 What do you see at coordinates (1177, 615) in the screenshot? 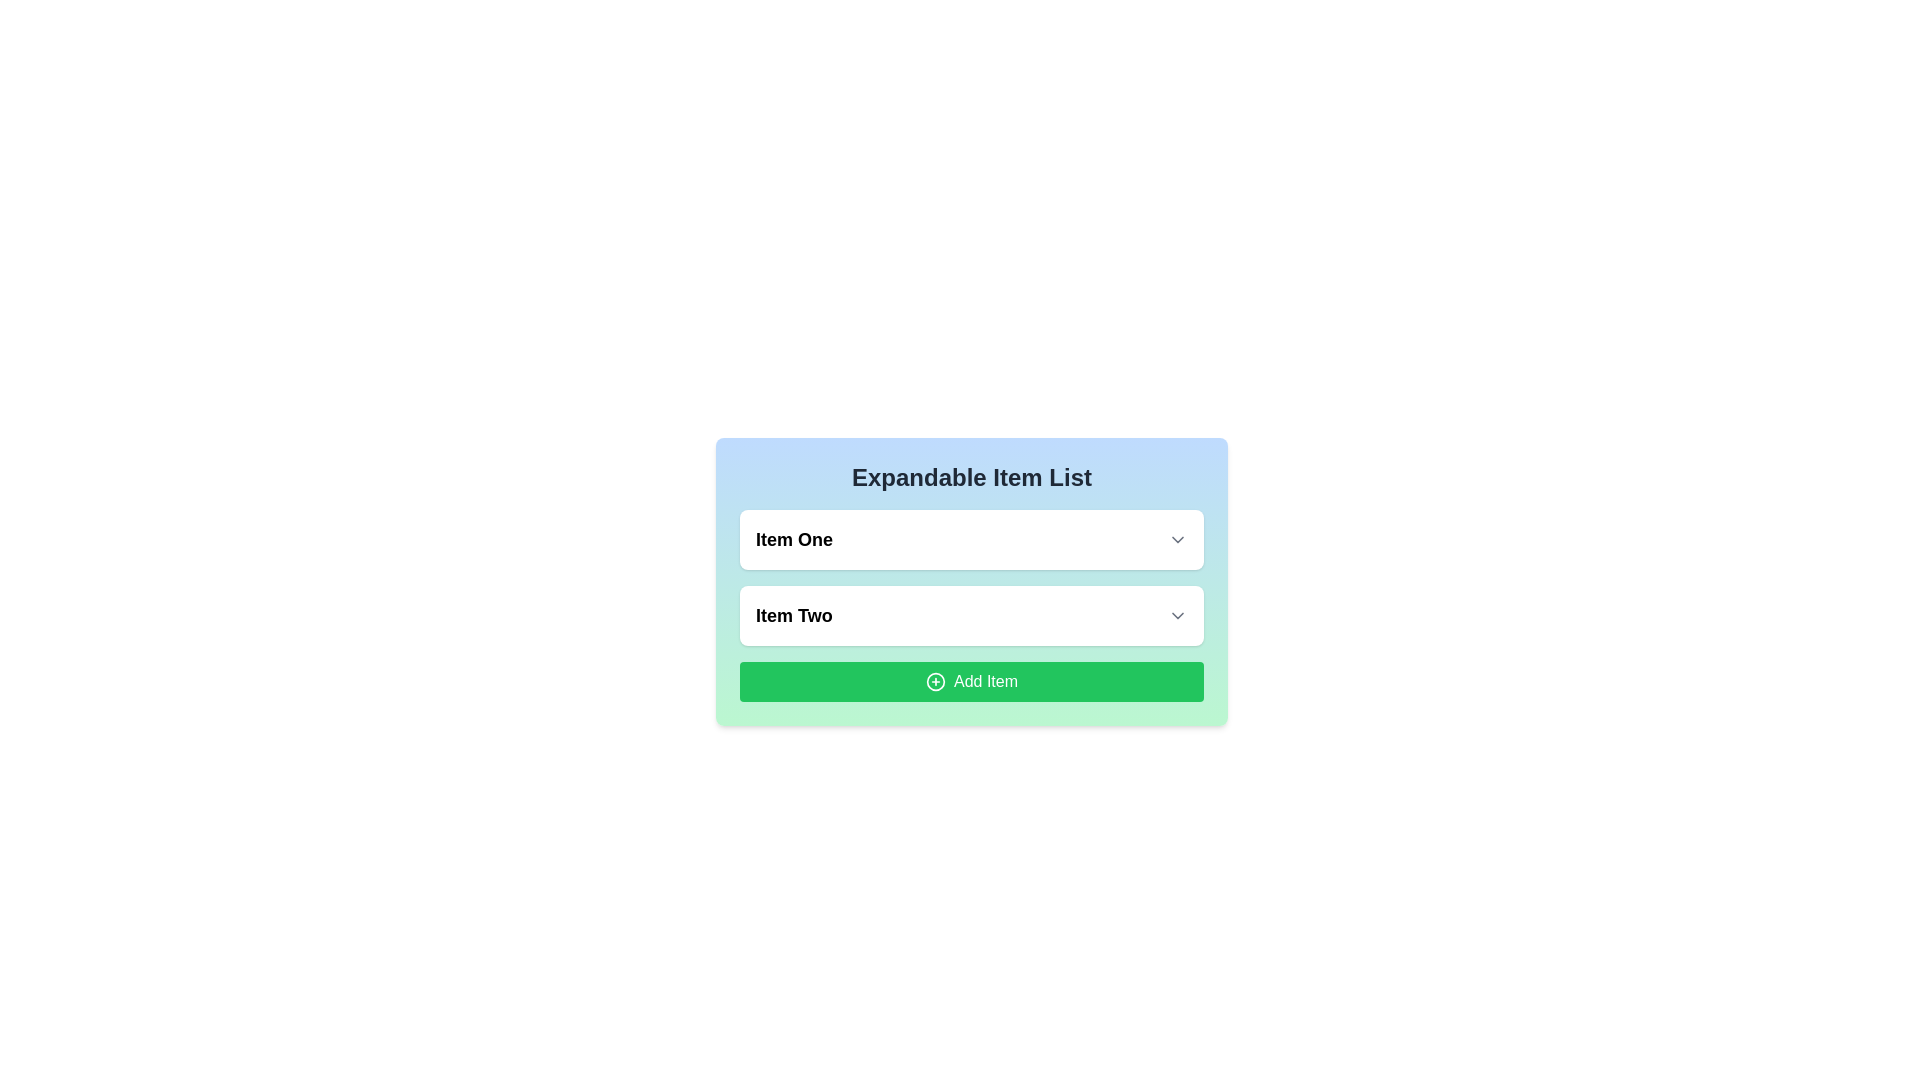
I see `the chevron-down icon button located at the far-right end of the 'Item Two' element to change its color` at bounding box center [1177, 615].